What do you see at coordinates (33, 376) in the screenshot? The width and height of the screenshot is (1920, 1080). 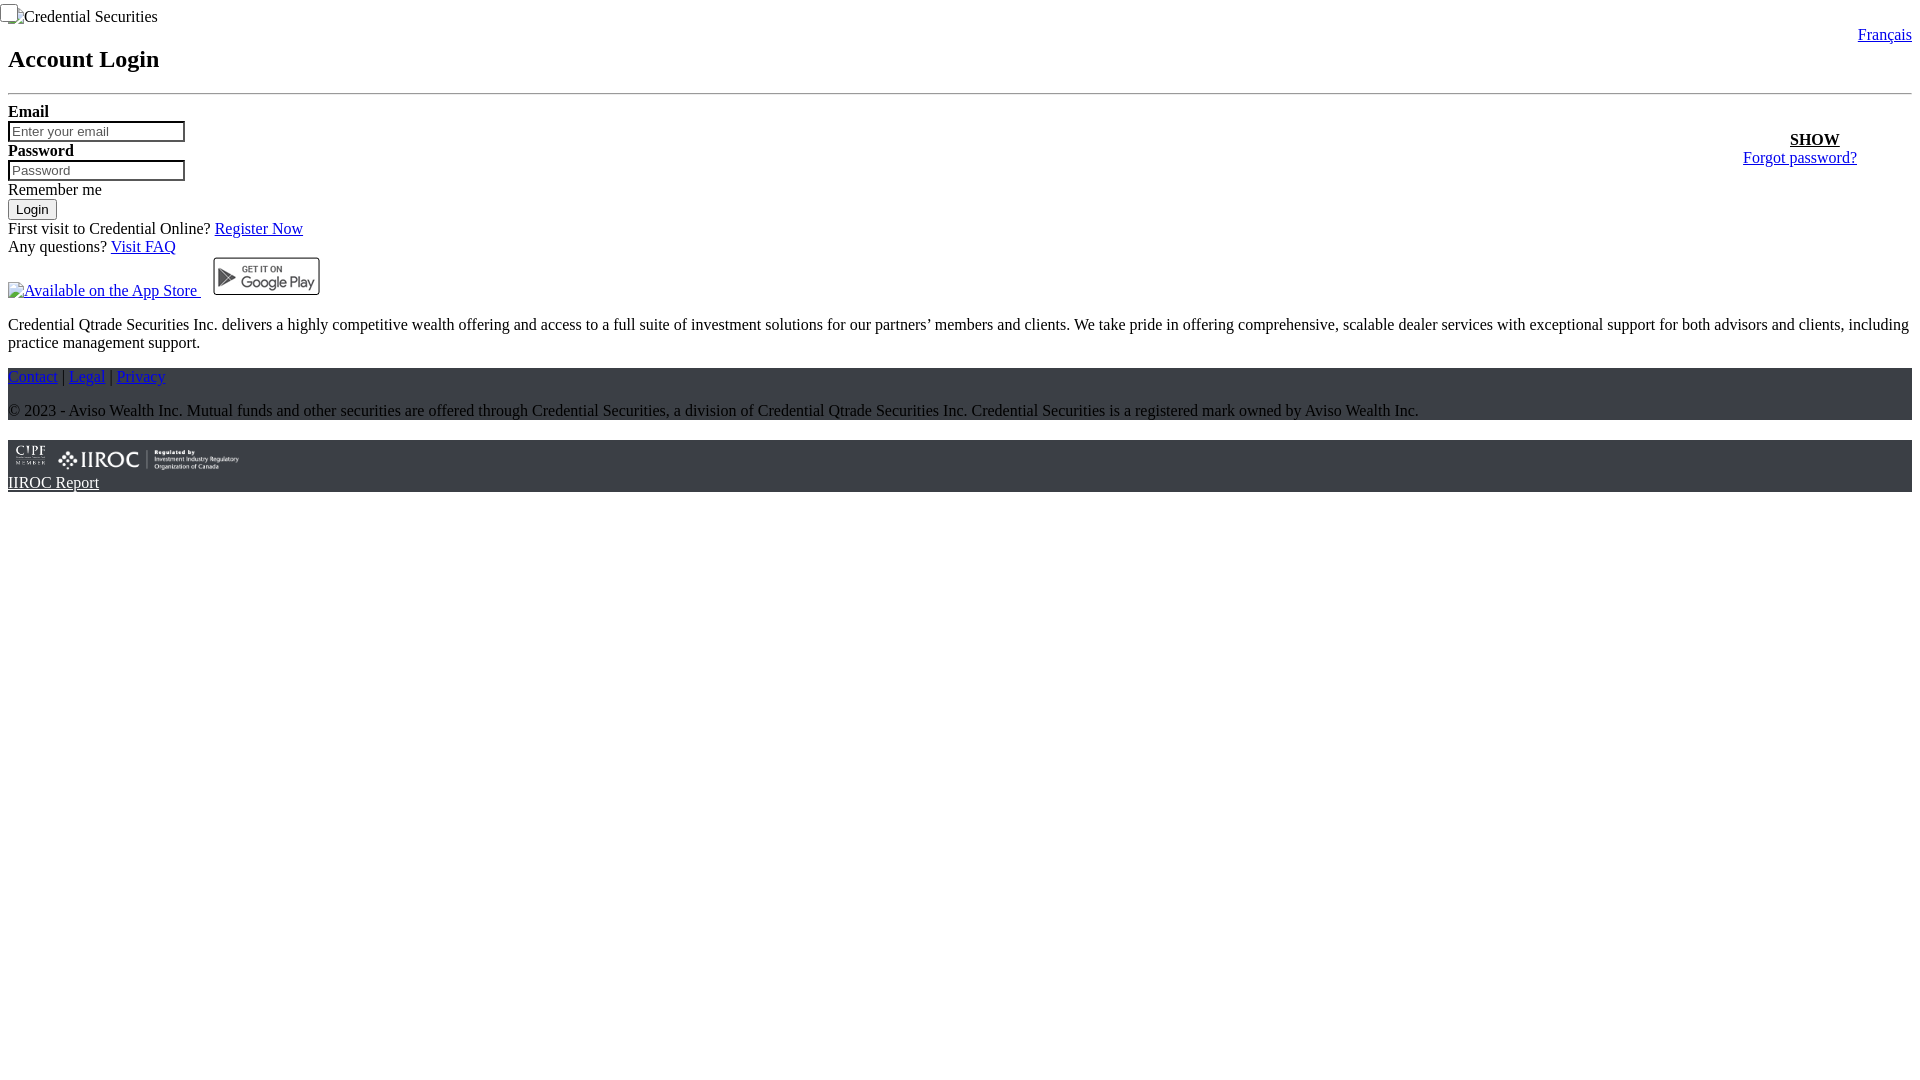 I see `'Contact'` at bounding box center [33, 376].